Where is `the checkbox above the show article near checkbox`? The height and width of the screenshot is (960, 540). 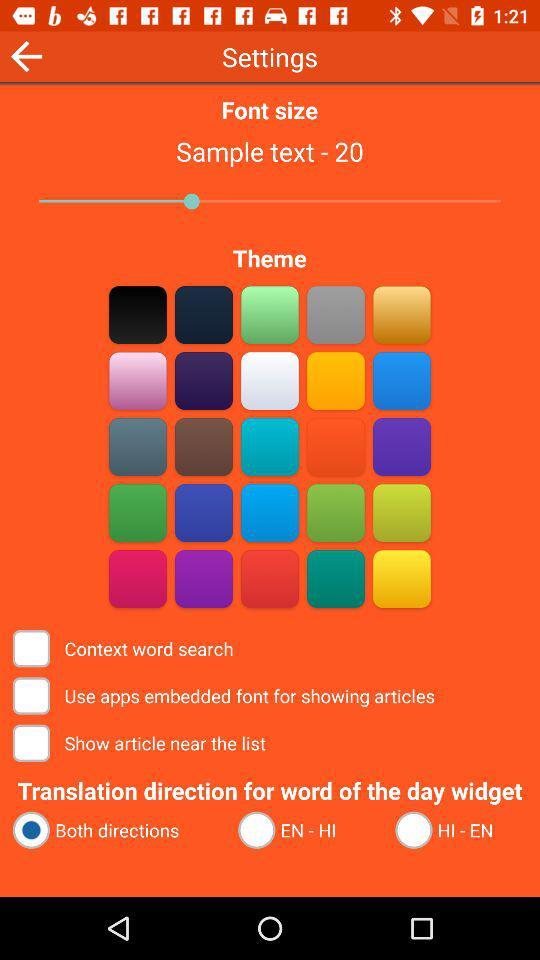 the checkbox above the show article near checkbox is located at coordinates (225, 696).